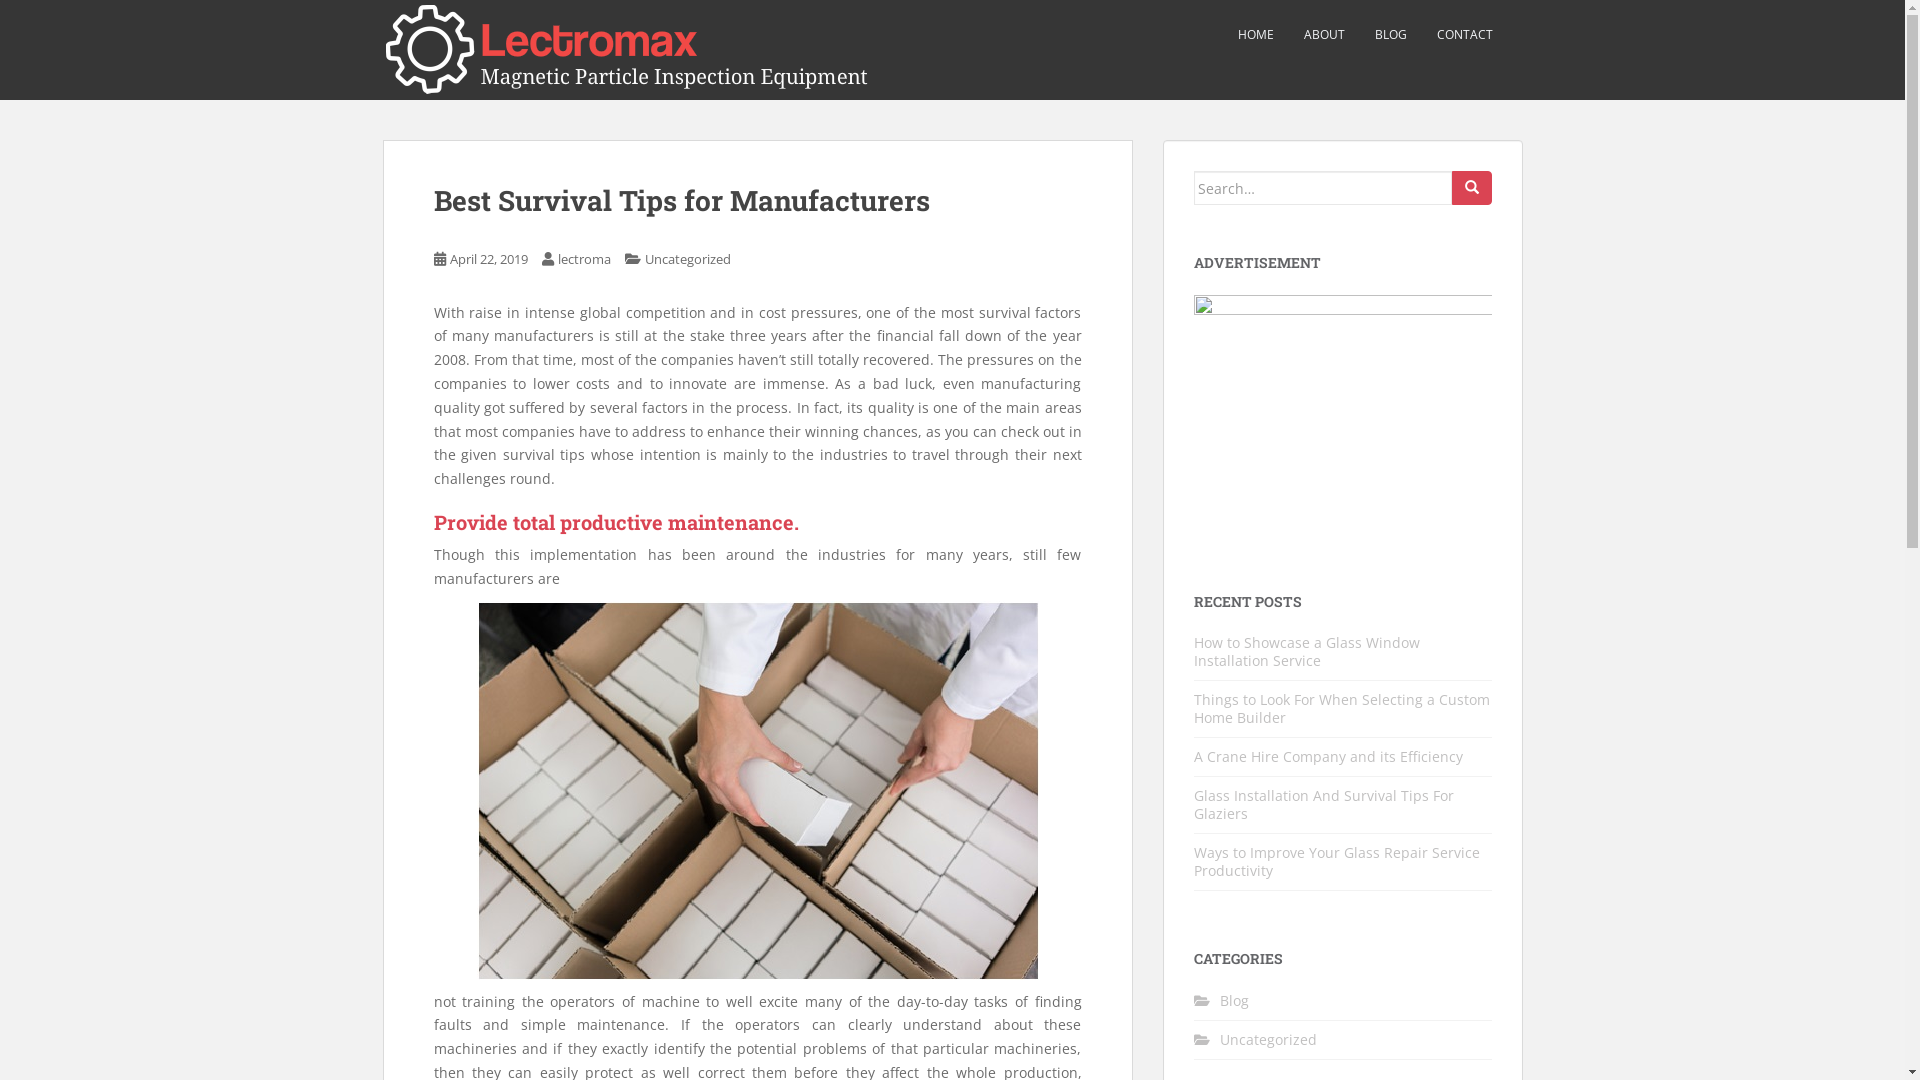 The width and height of the screenshot is (1920, 1080). Describe the element at coordinates (1472, 188) in the screenshot. I see `'Search'` at that location.